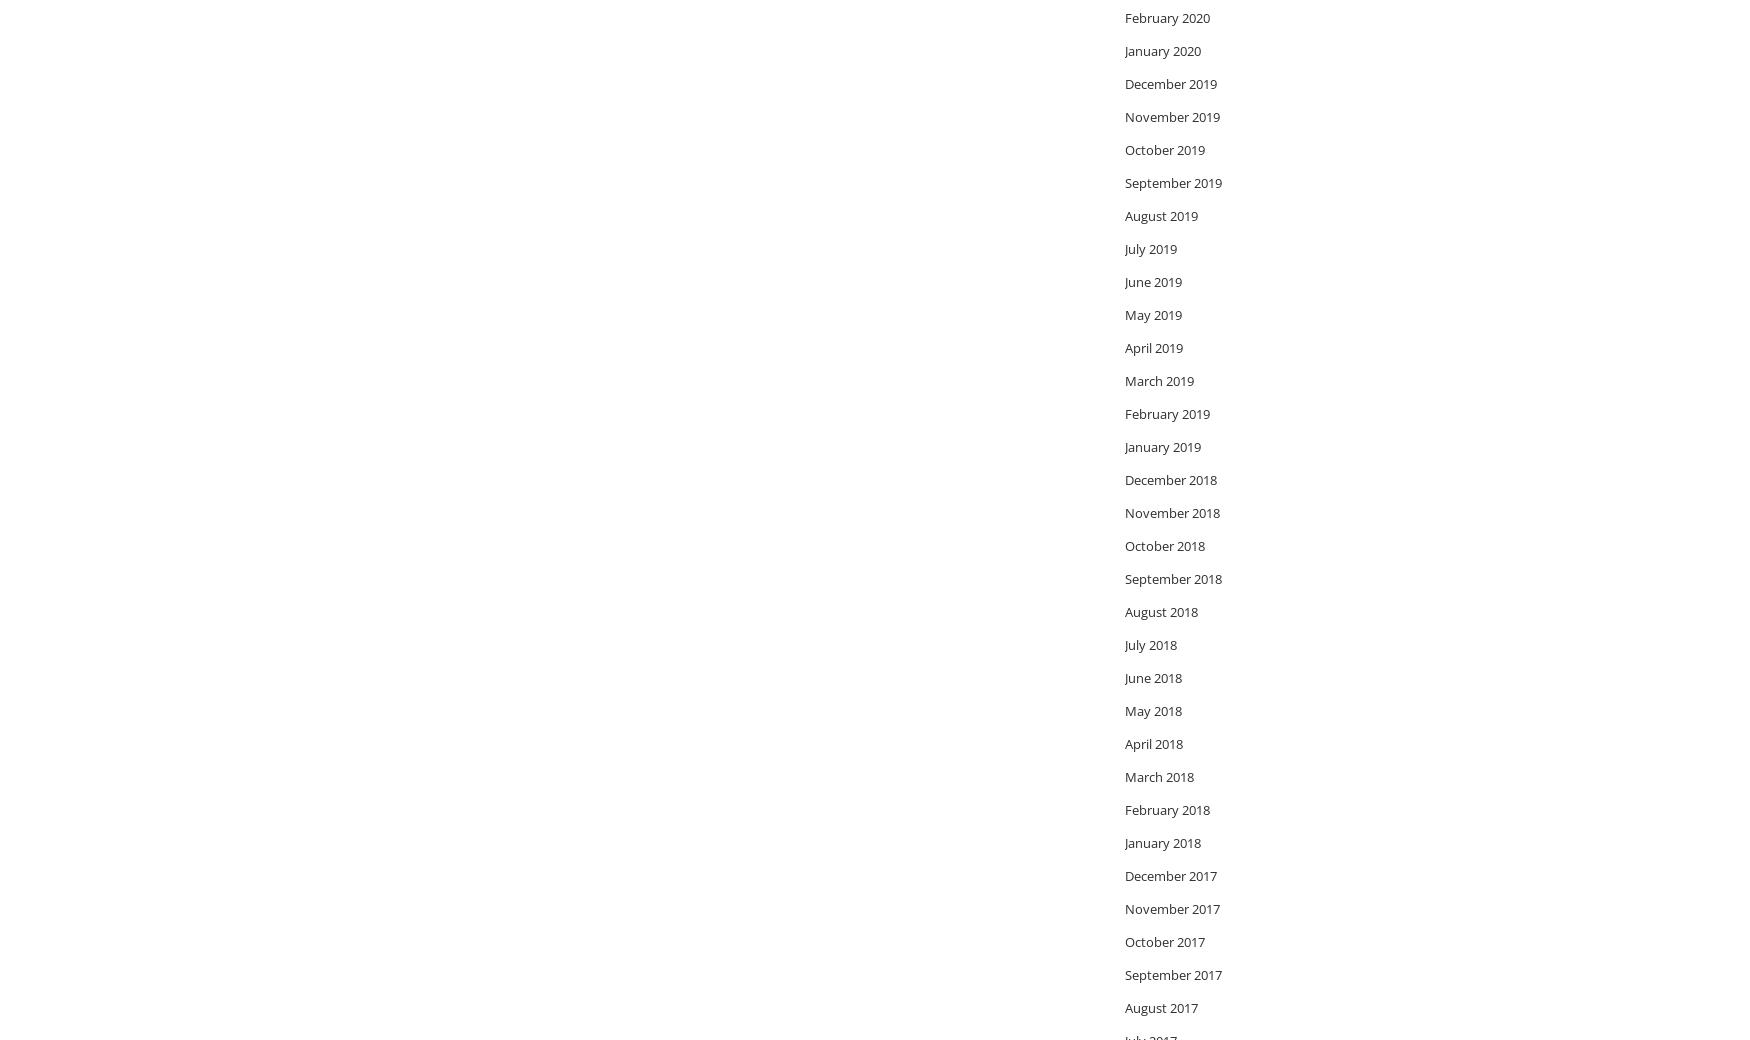 This screenshot has height=1040, width=1750. What do you see at coordinates (1162, 49) in the screenshot?
I see `'January 2020'` at bounding box center [1162, 49].